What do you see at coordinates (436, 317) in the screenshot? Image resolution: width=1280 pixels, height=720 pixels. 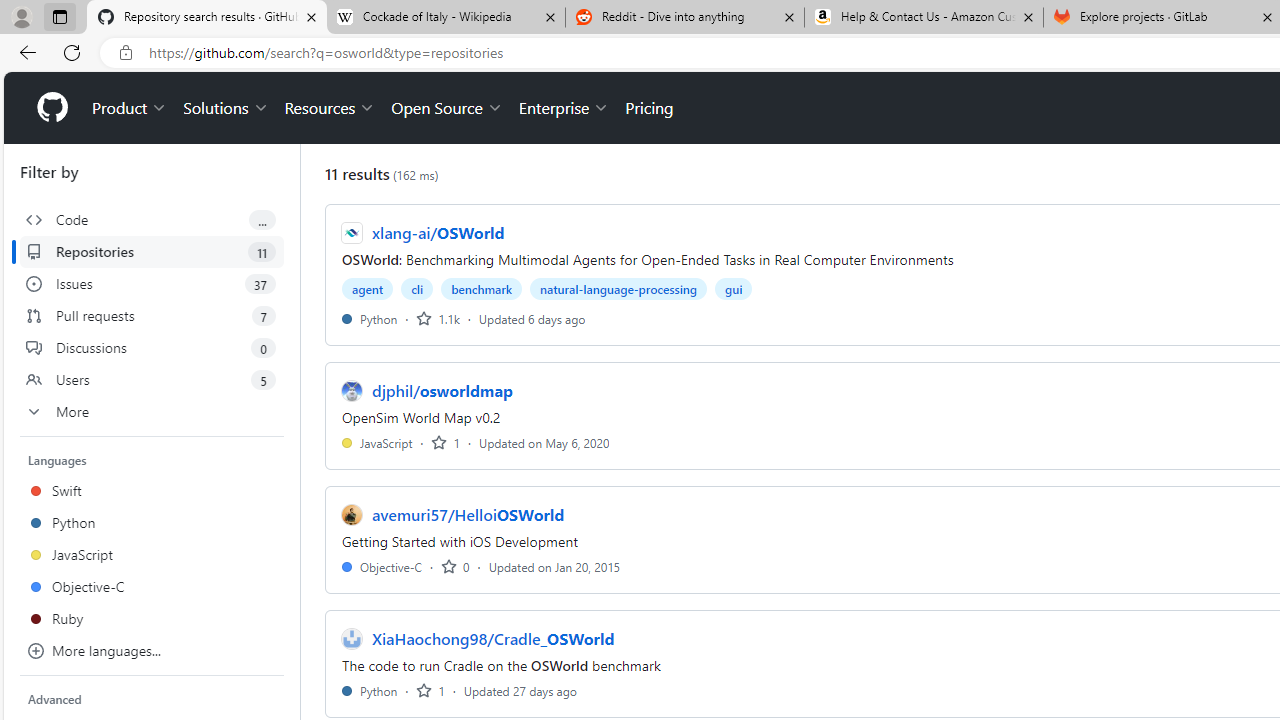 I see `'1.1k'` at bounding box center [436, 317].